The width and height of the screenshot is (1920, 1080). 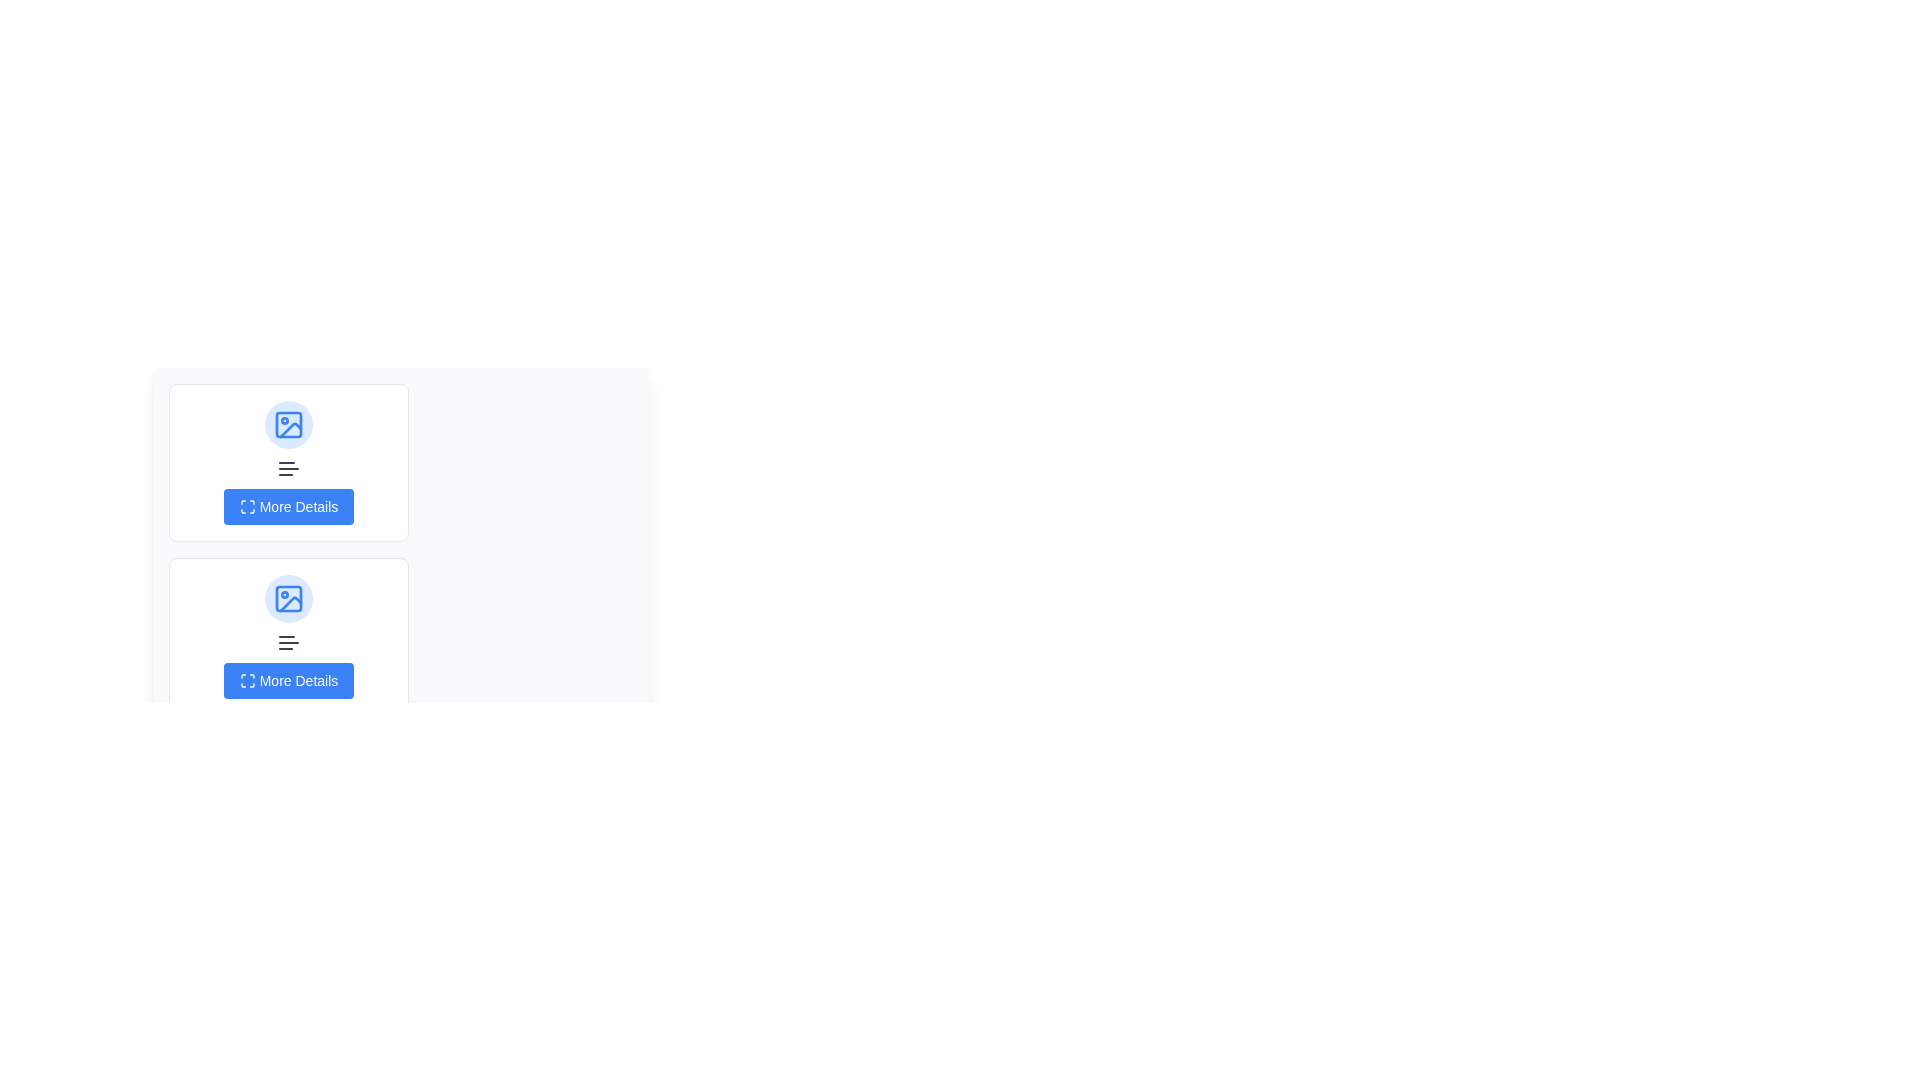 I want to click on the icon holder or image placeholder embedded within the card component, which is the first item in a column of cards, featuring a light blue background and a dark blue image icon, so click(x=287, y=423).